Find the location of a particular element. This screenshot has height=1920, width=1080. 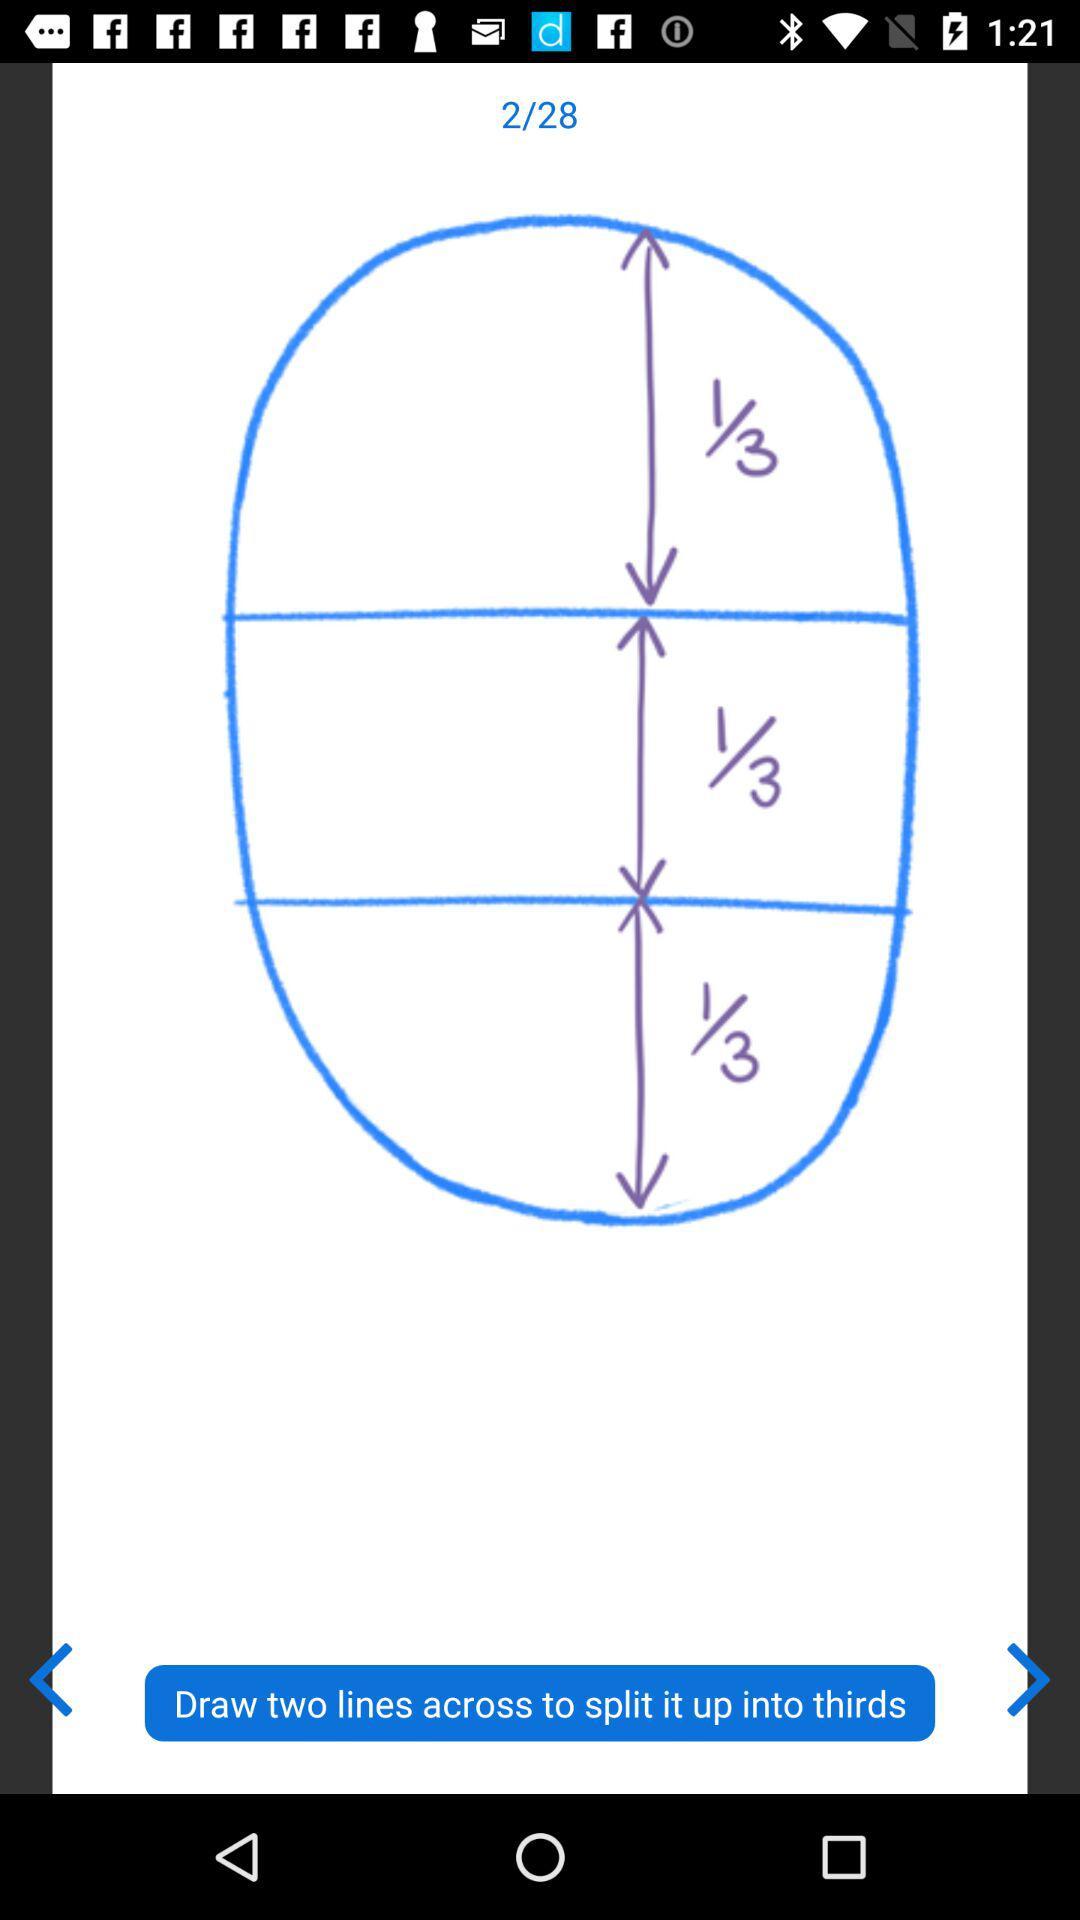

the item to the right of draw two lines is located at coordinates (1030, 1675).